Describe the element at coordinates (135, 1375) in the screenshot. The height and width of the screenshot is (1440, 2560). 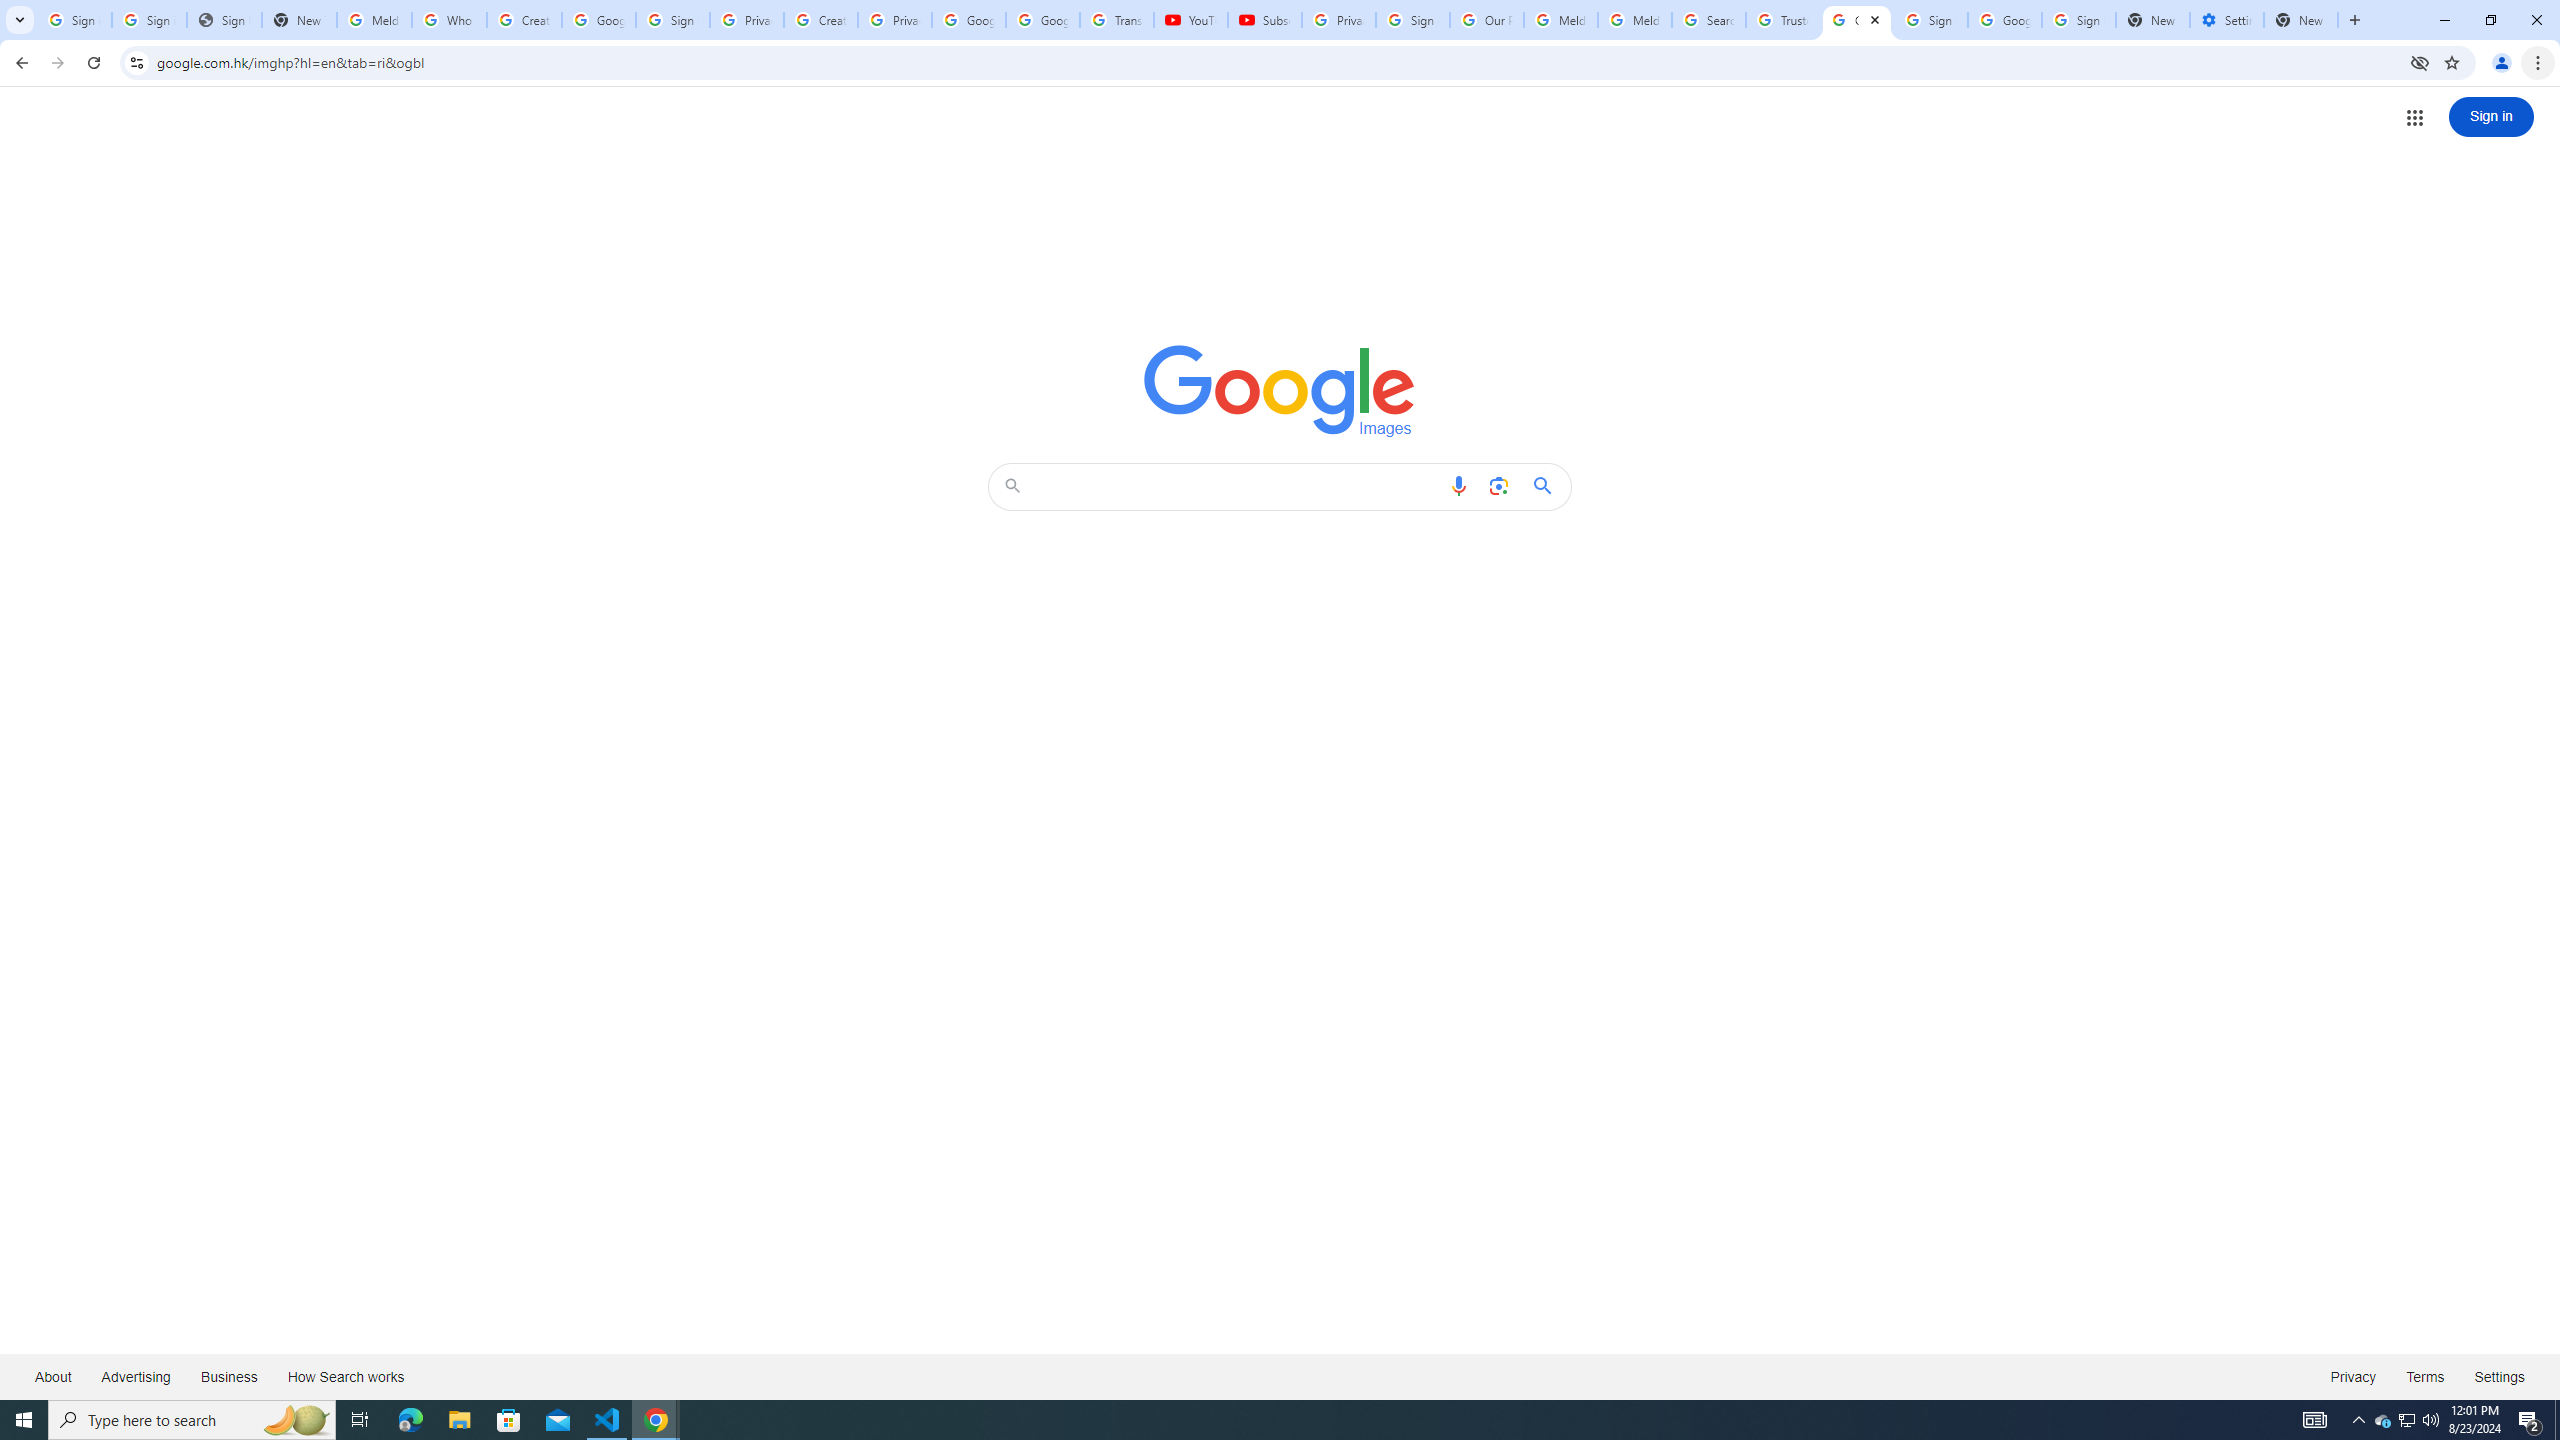
I see `'Advertising'` at that location.